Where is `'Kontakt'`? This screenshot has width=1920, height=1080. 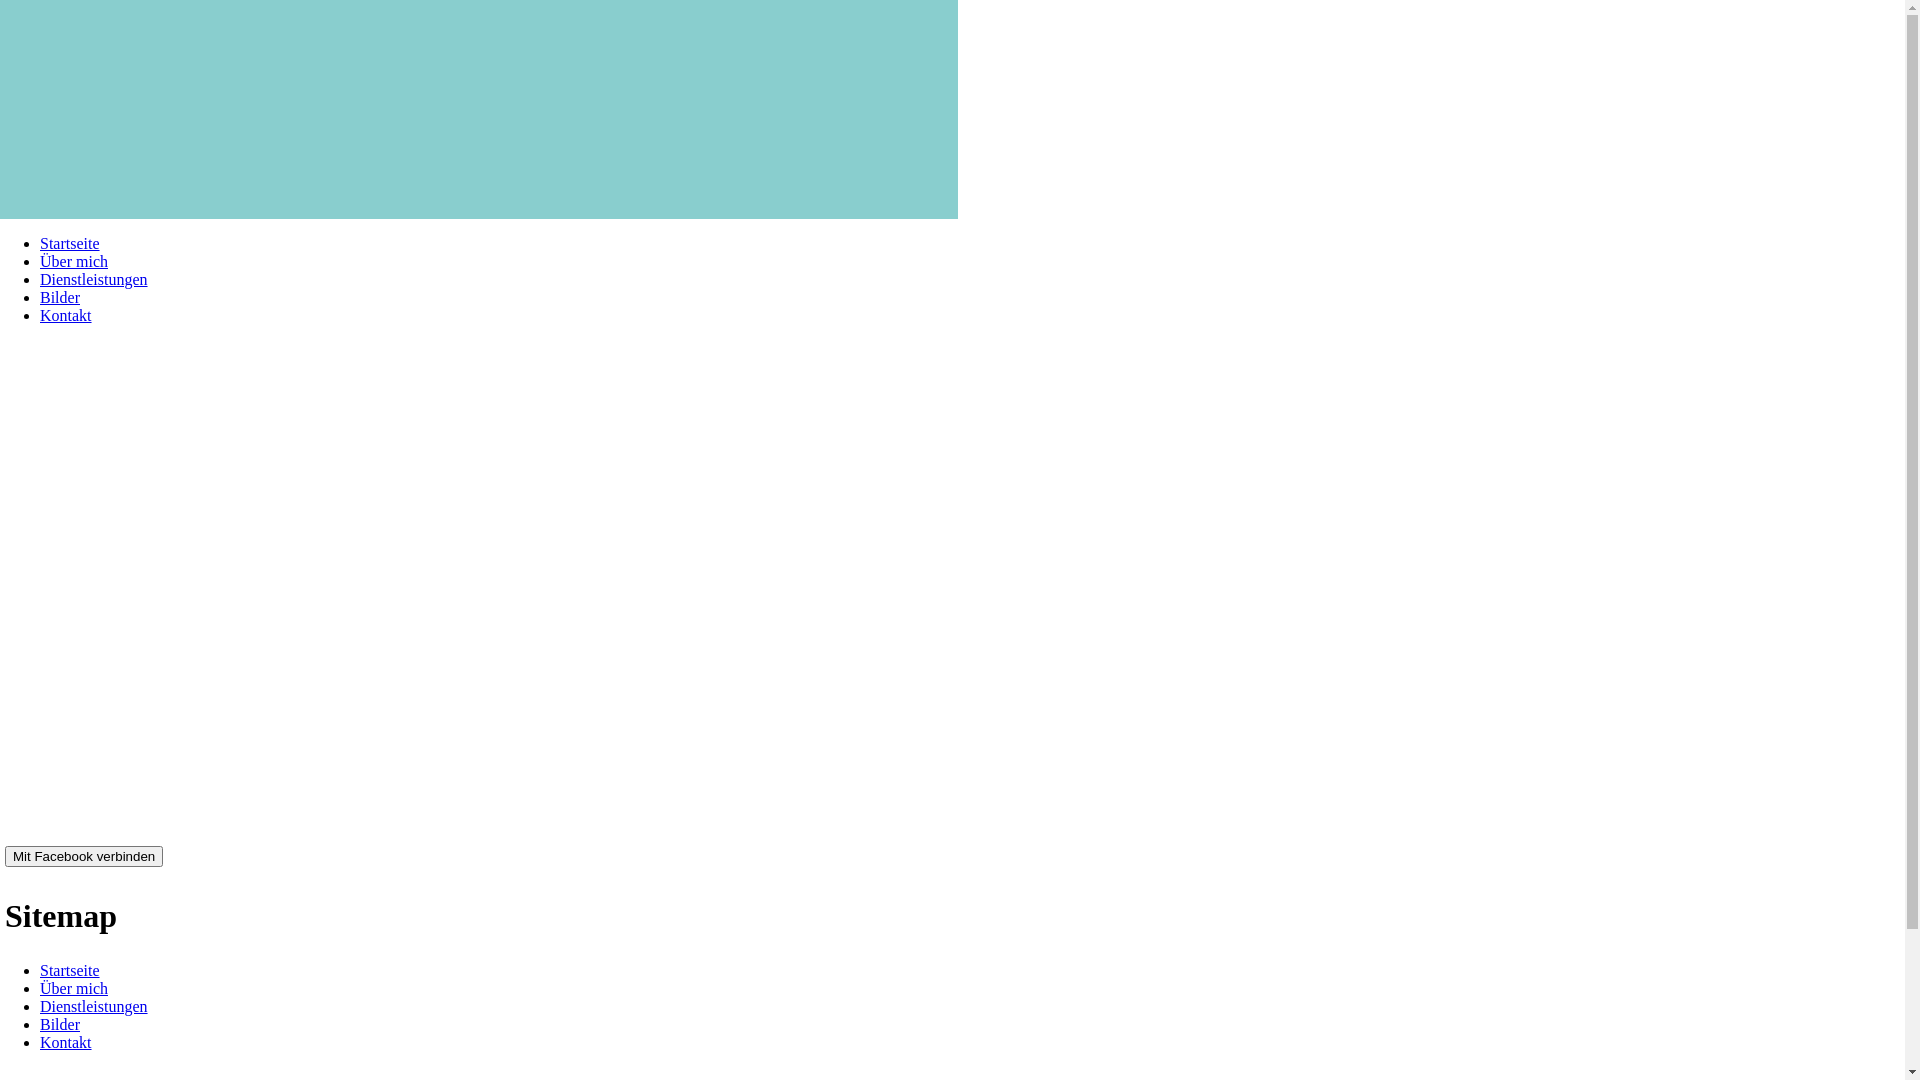
'Kontakt' is located at coordinates (66, 1041).